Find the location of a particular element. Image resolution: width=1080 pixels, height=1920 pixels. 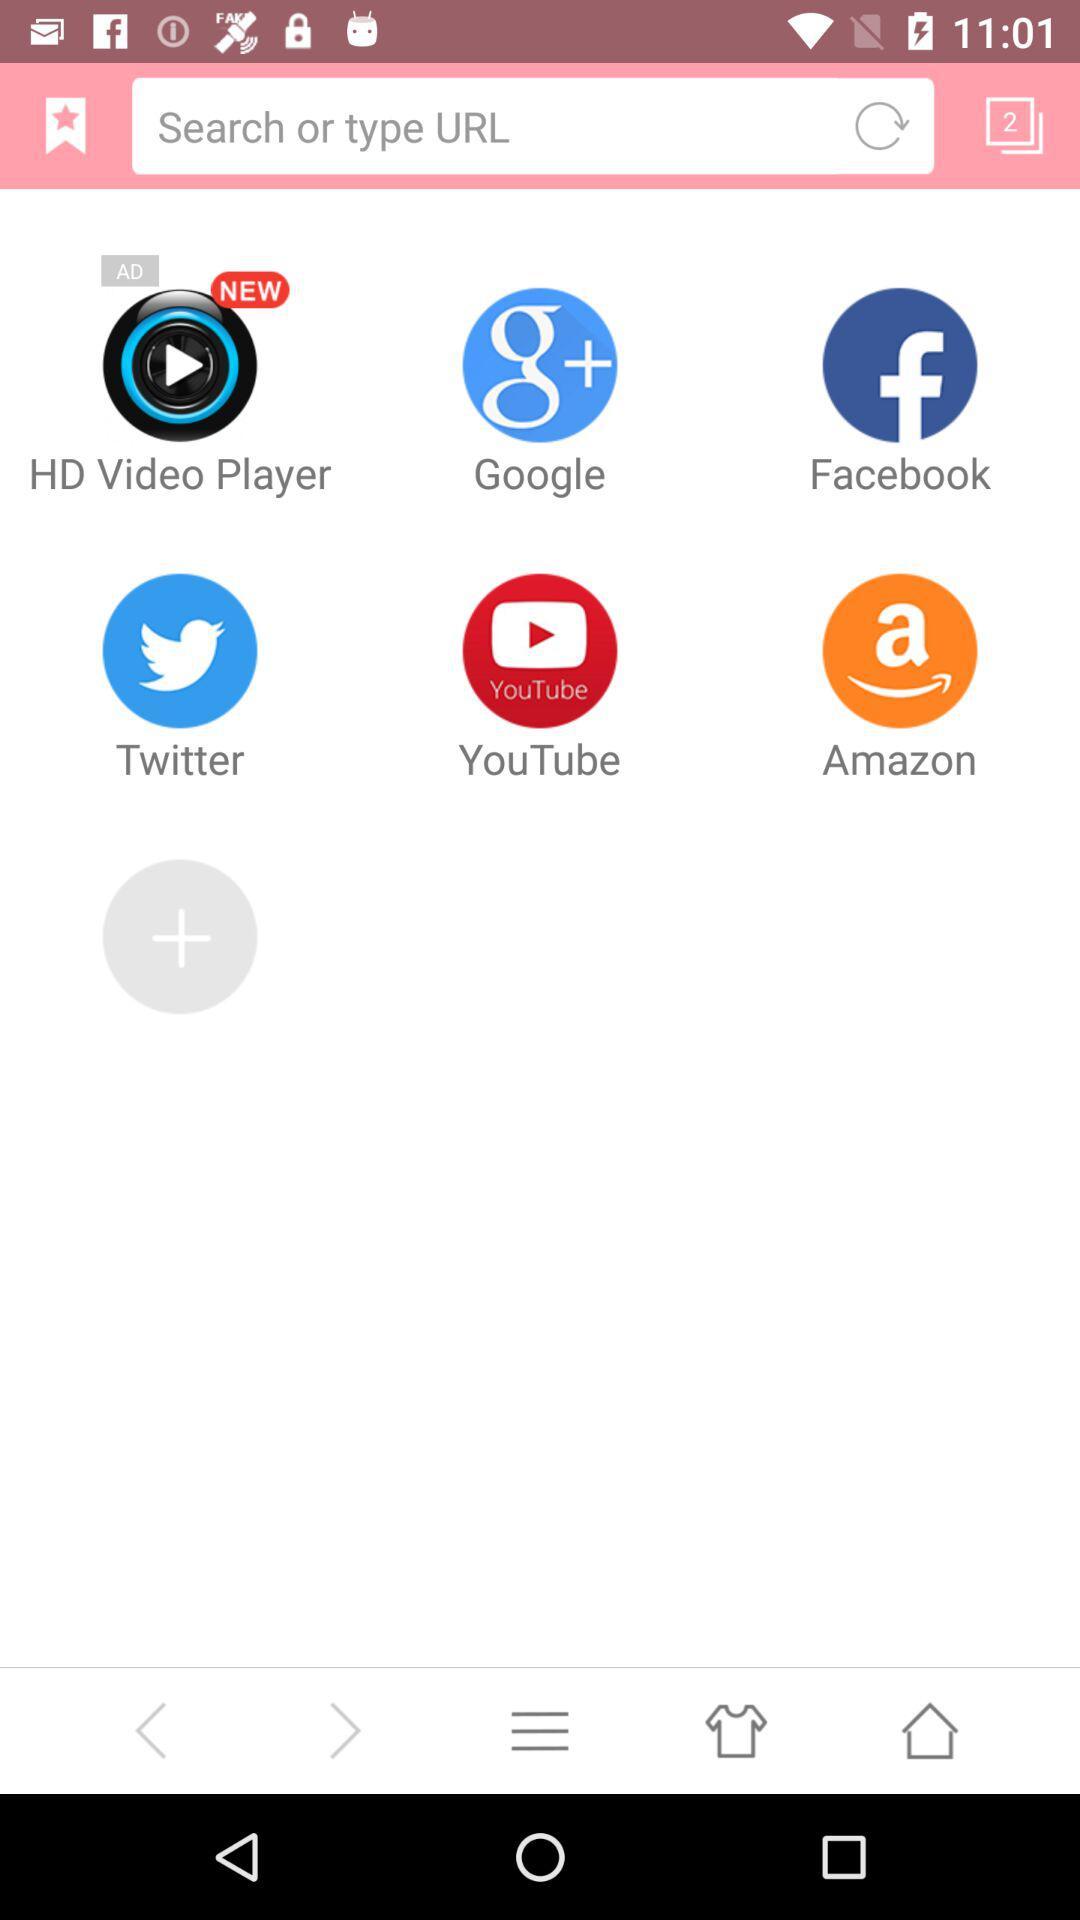

press home button is located at coordinates (929, 1729).